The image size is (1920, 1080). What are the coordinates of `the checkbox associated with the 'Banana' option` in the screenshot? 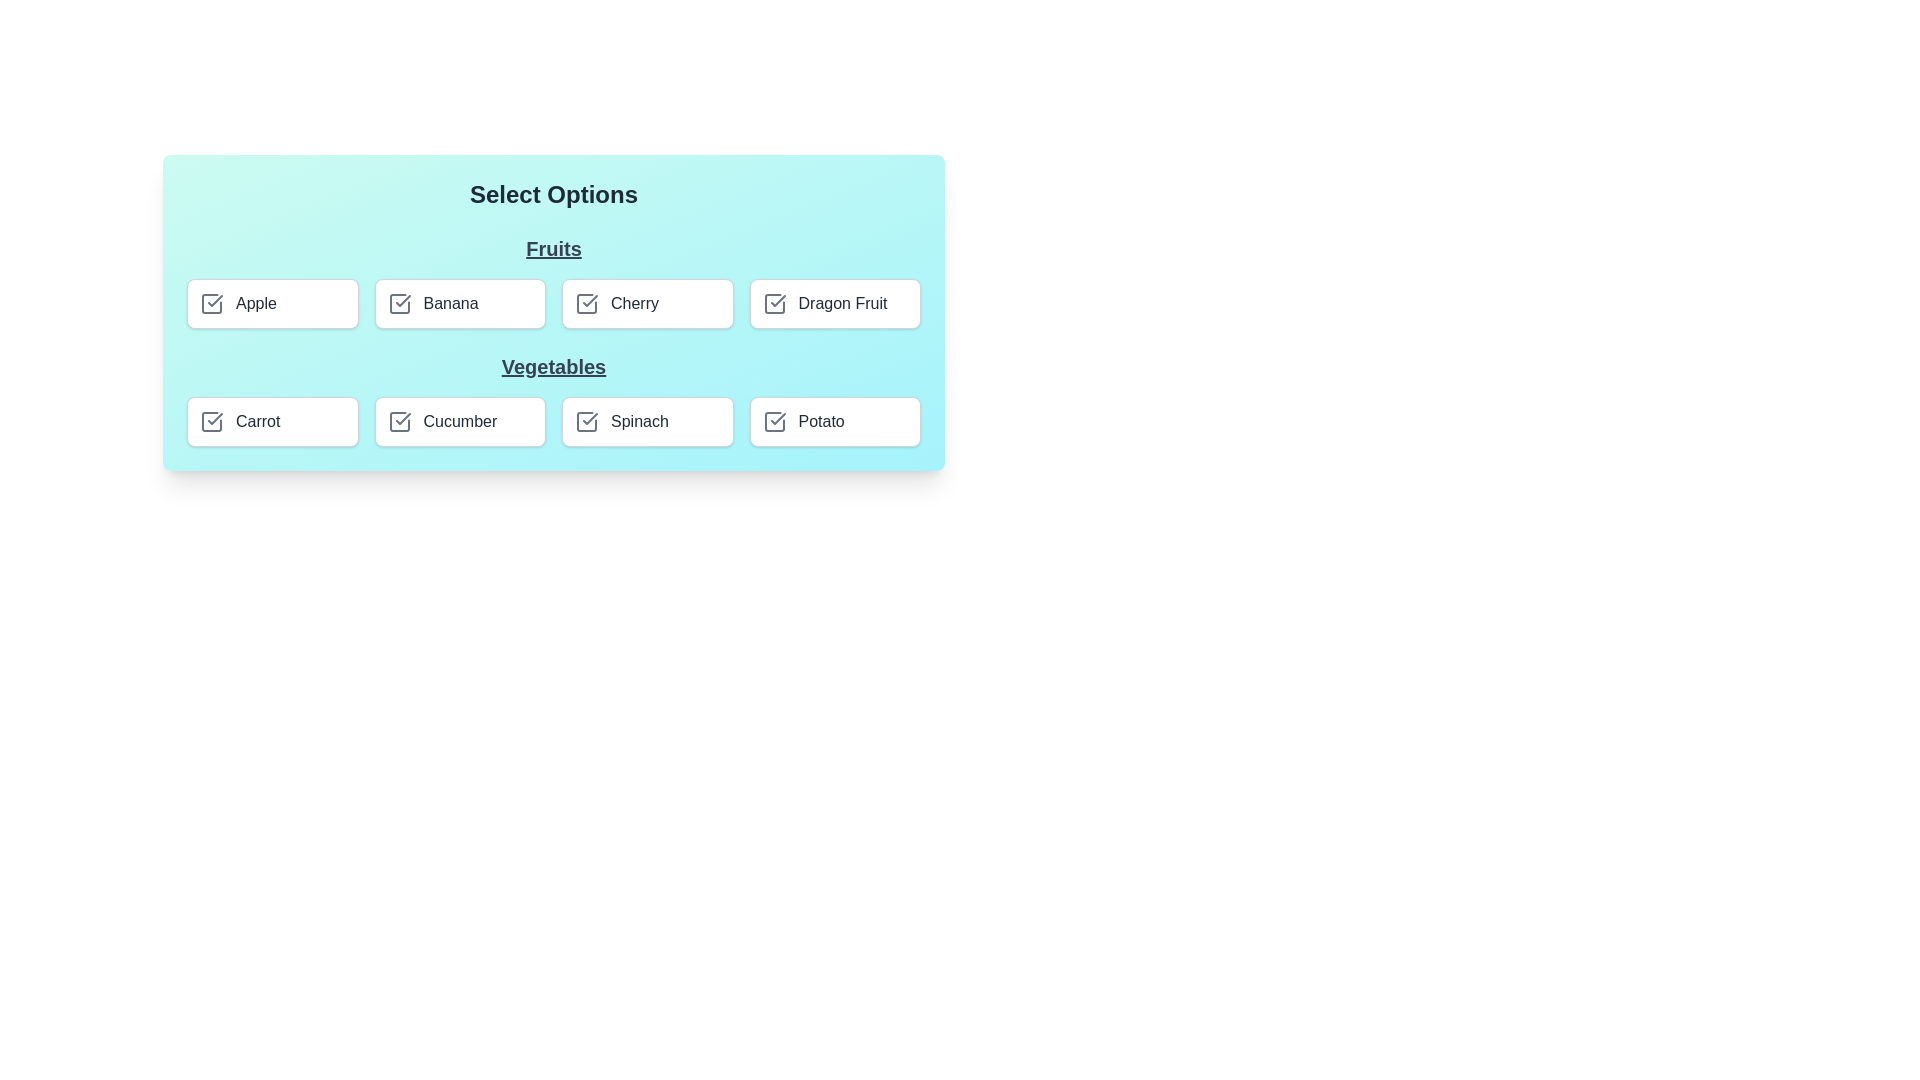 It's located at (402, 300).